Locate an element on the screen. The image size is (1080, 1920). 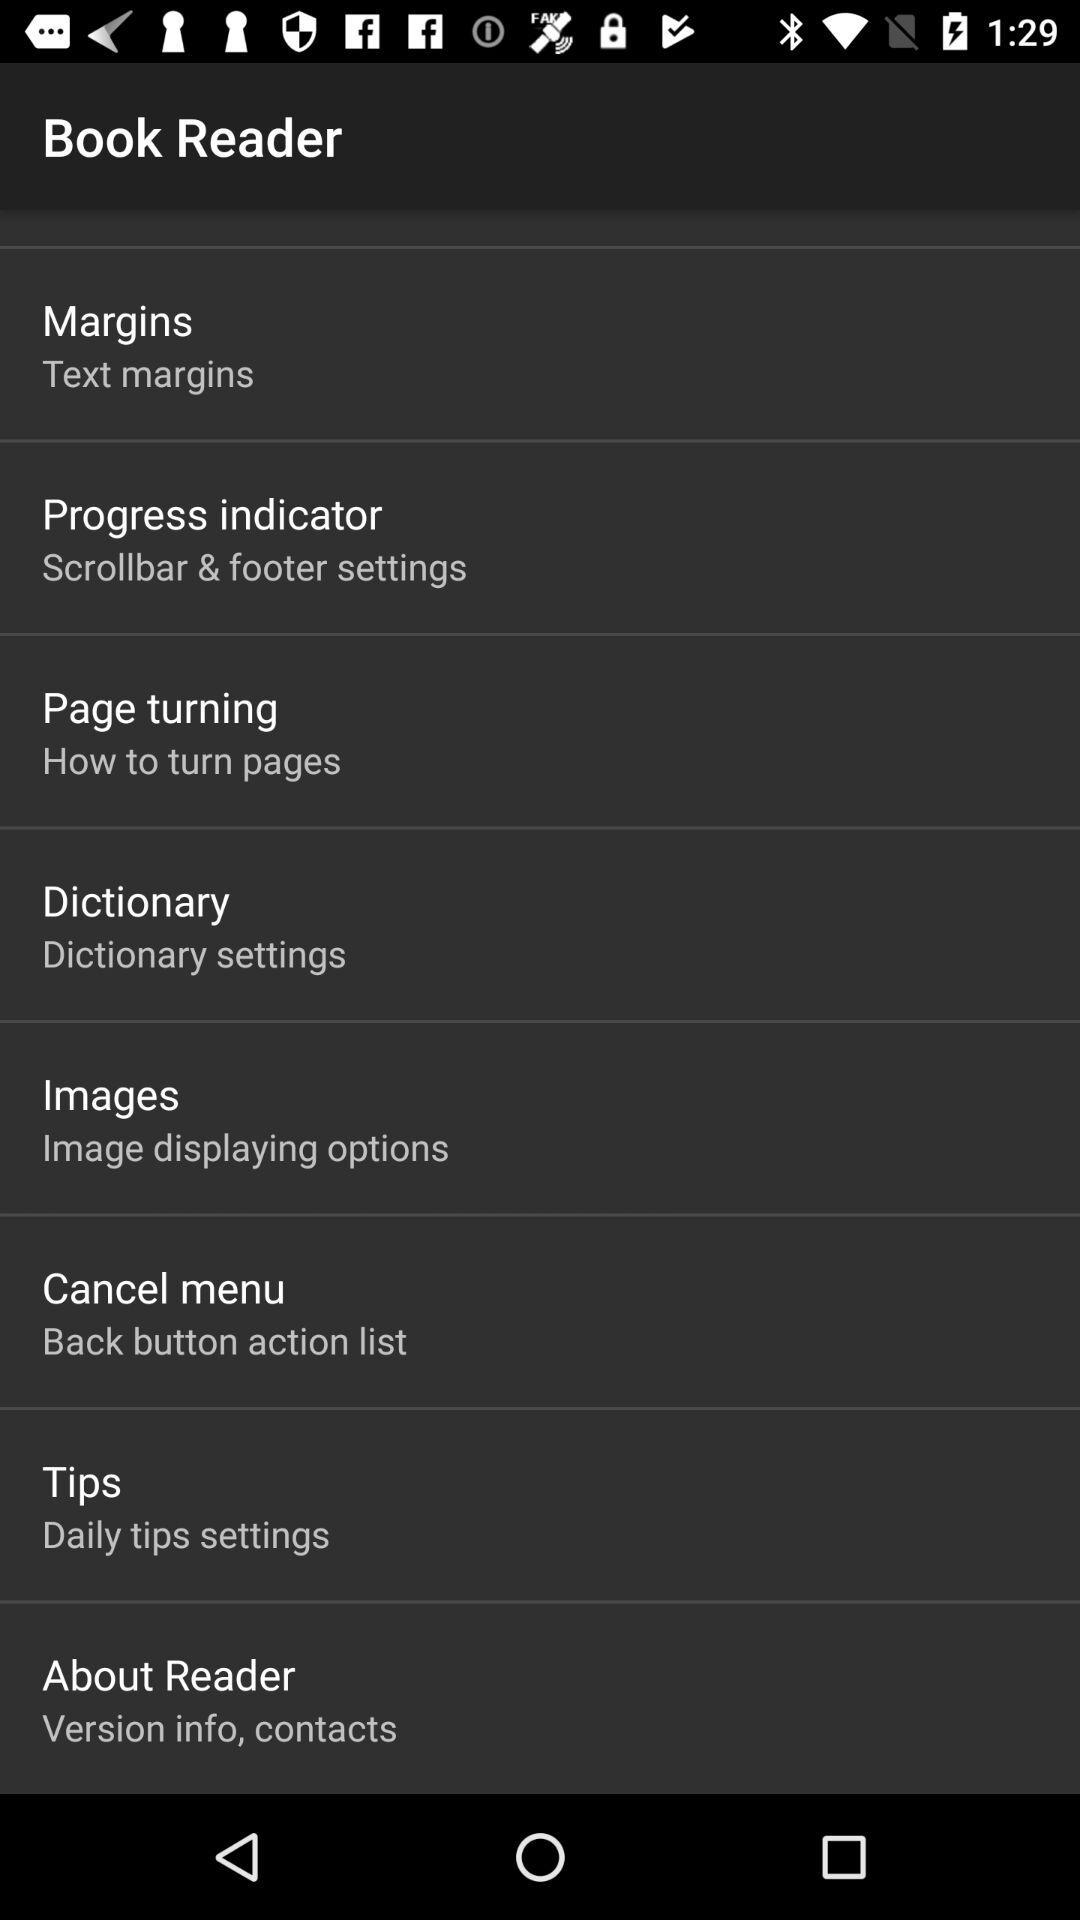
dictionary settings item is located at coordinates (194, 952).